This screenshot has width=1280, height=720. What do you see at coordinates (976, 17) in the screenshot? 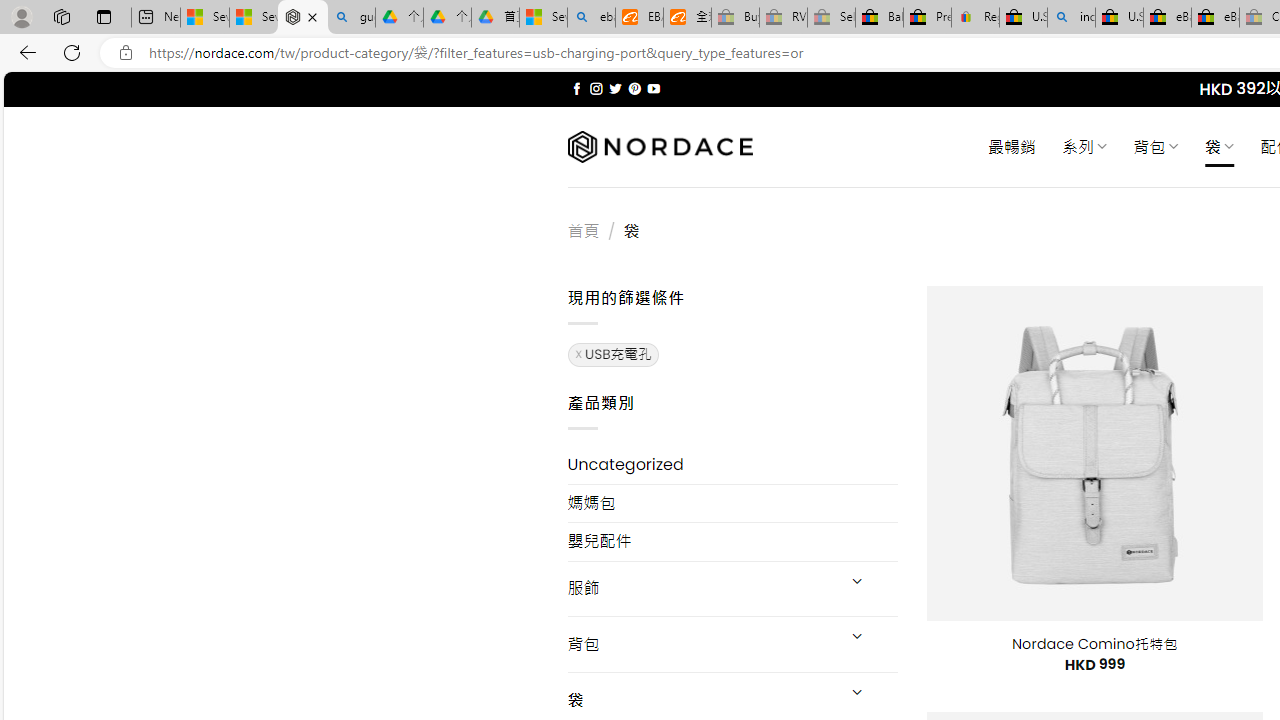
I see `'Register: Create a personal eBay account'` at bounding box center [976, 17].